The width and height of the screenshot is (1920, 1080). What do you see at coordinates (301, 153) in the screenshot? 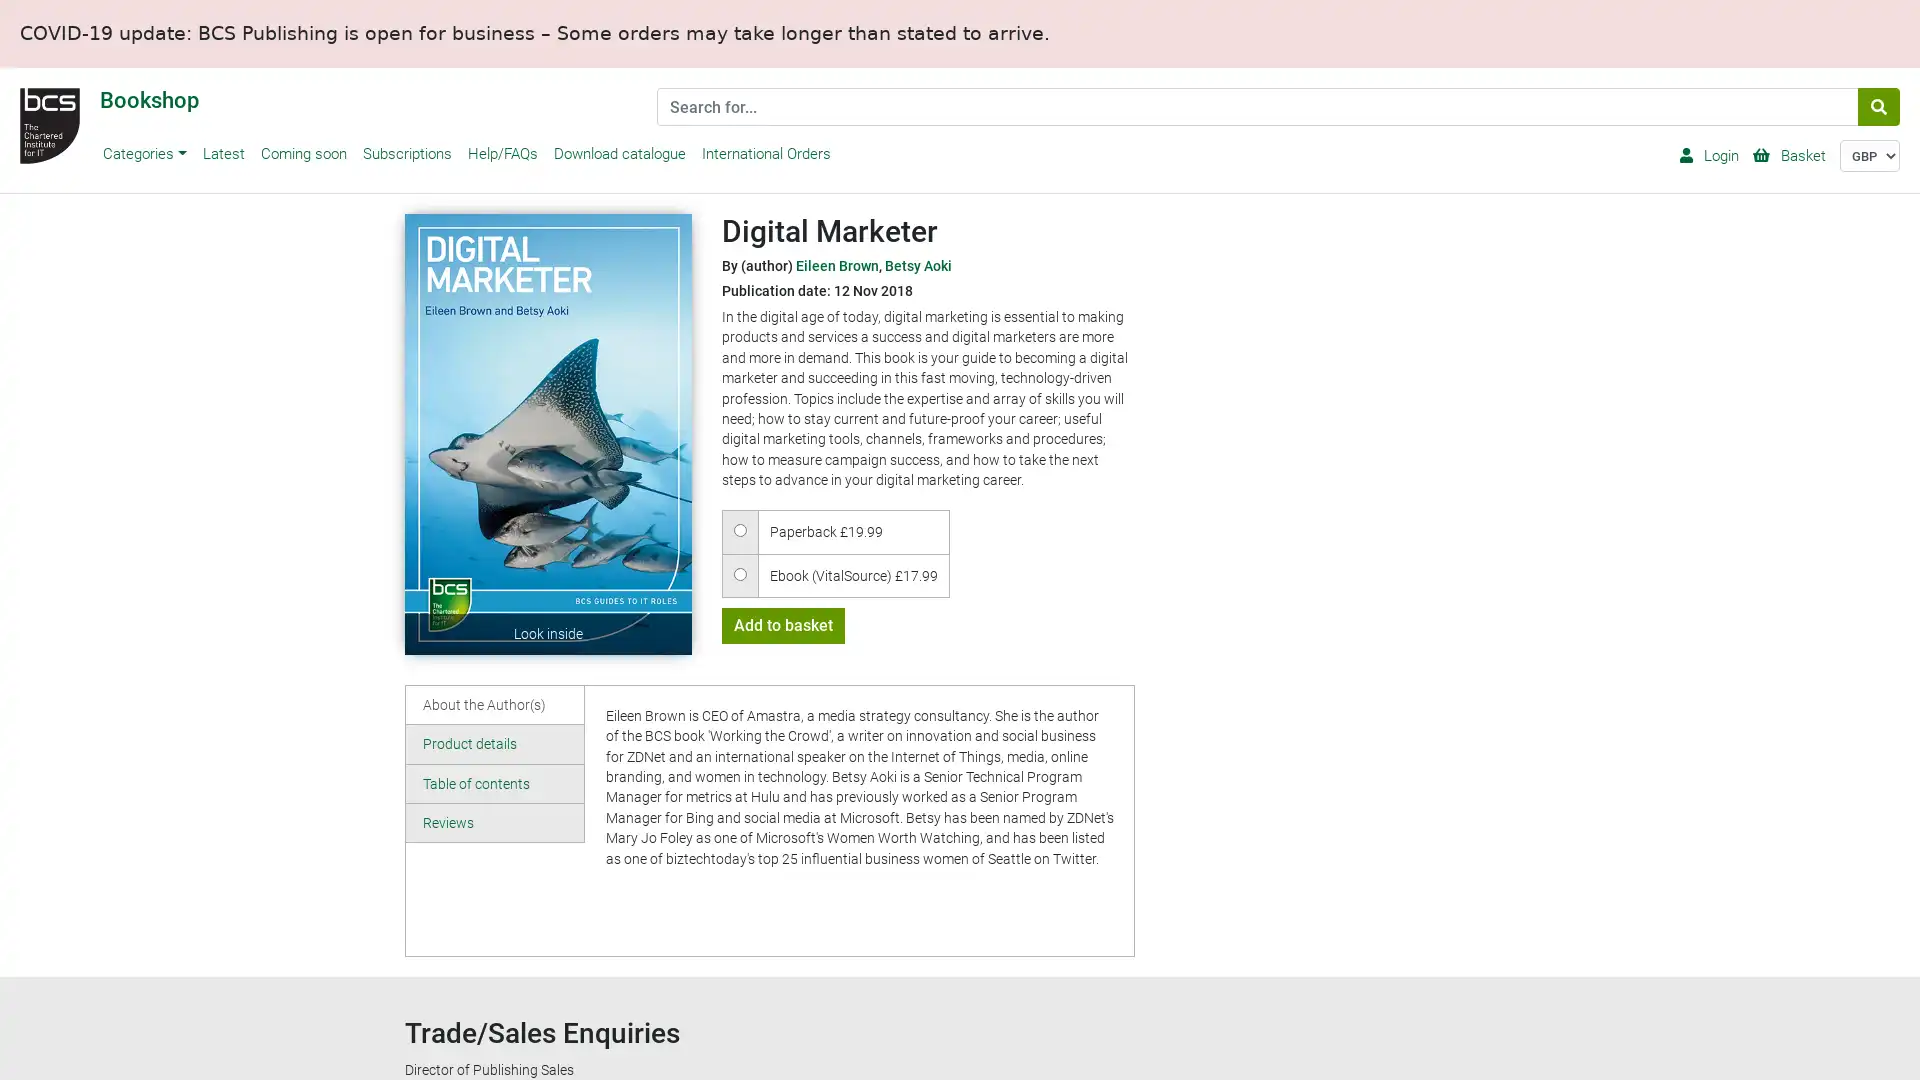
I see `Coming soon` at bounding box center [301, 153].